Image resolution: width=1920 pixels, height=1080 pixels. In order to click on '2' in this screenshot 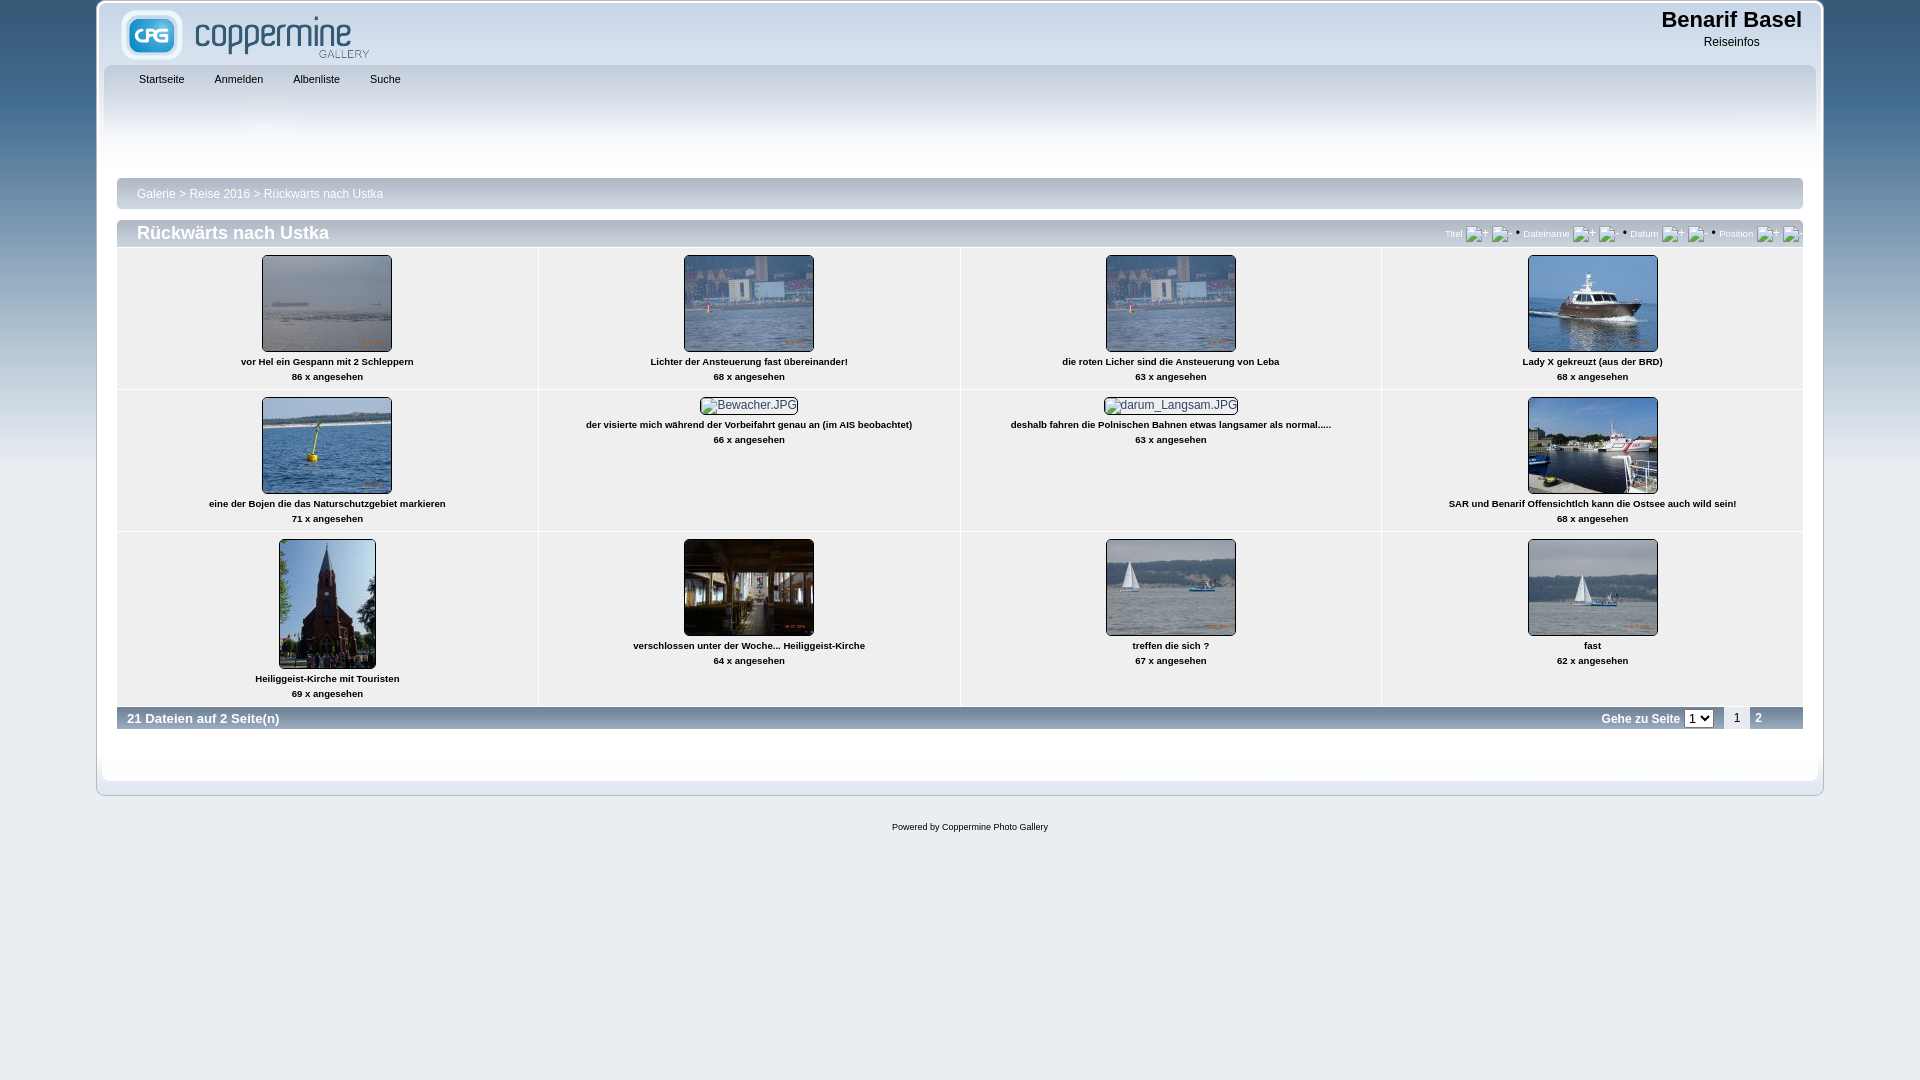, I will do `click(1749, 716)`.